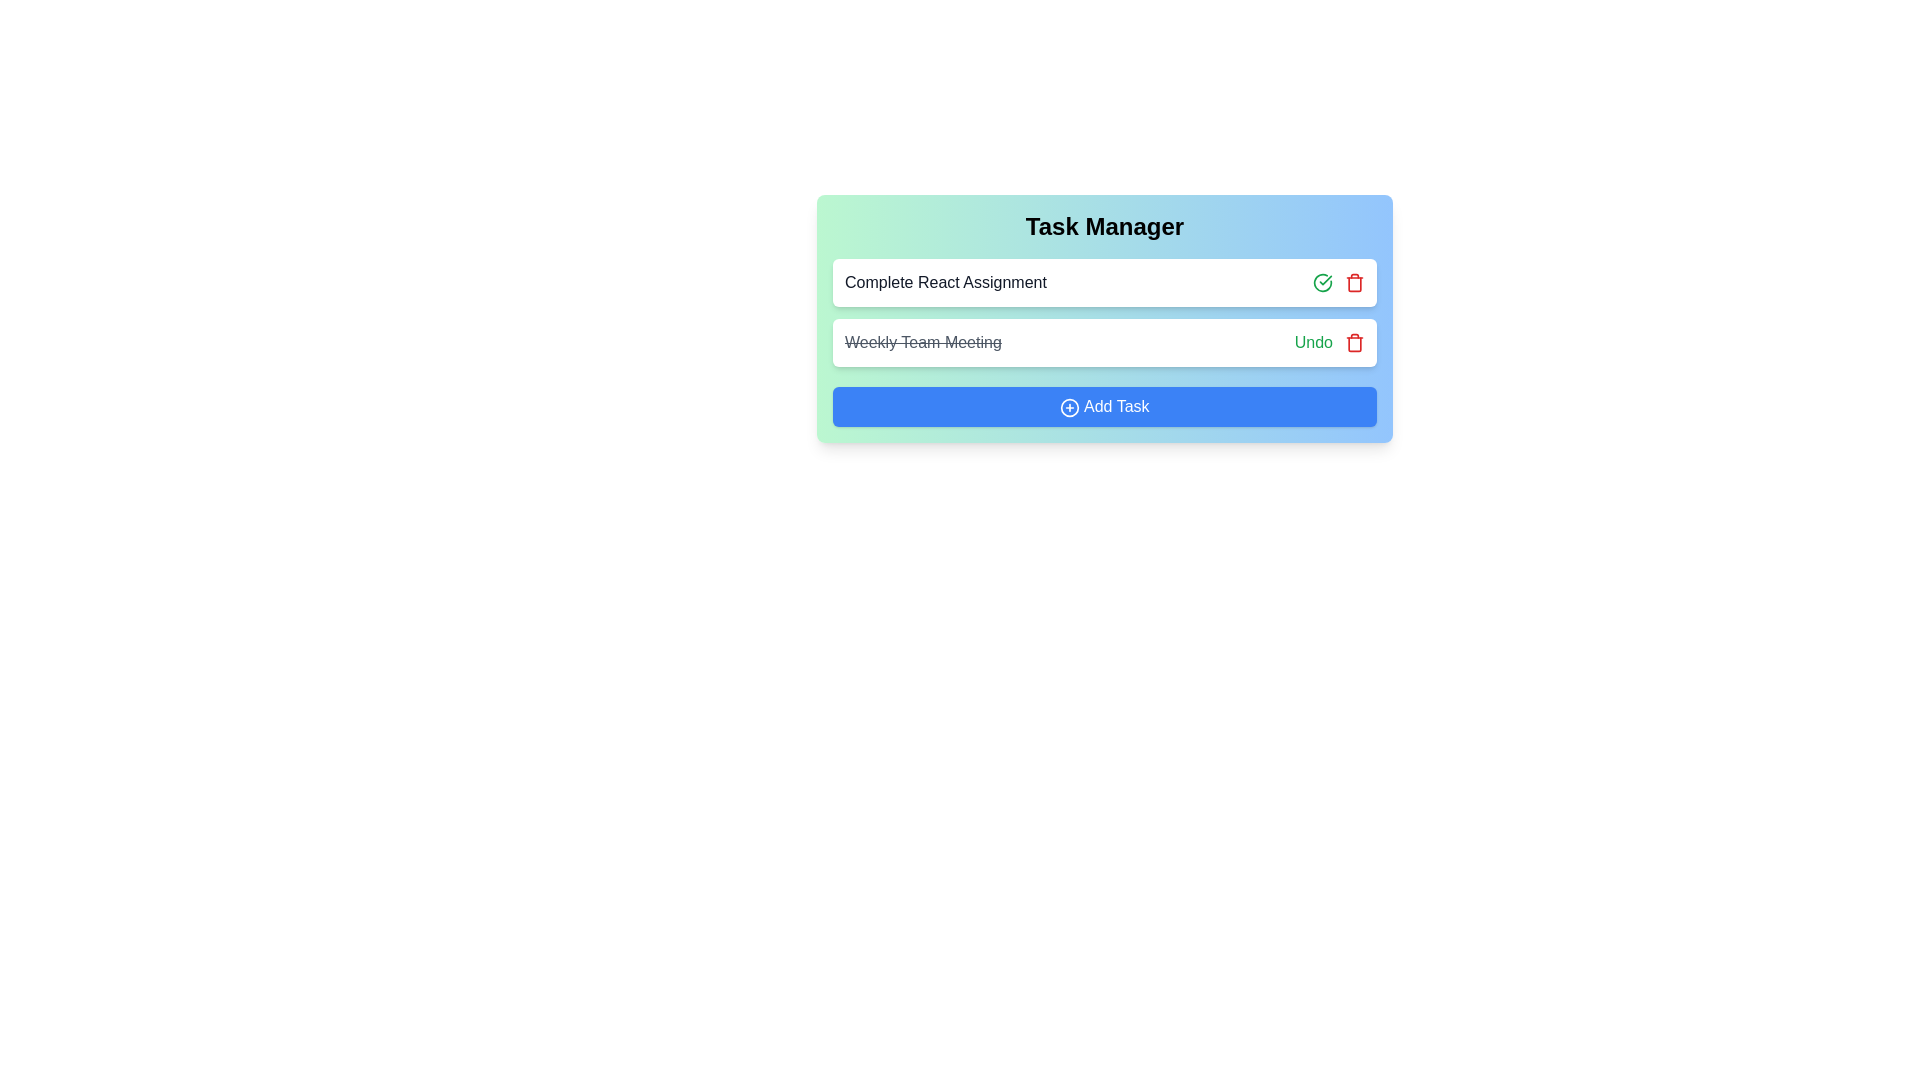 The height and width of the screenshot is (1080, 1920). What do you see at coordinates (1103, 406) in the screenshot?
I see `the 'Add Task' button to add a new task` at bounding box center [1103, 406].